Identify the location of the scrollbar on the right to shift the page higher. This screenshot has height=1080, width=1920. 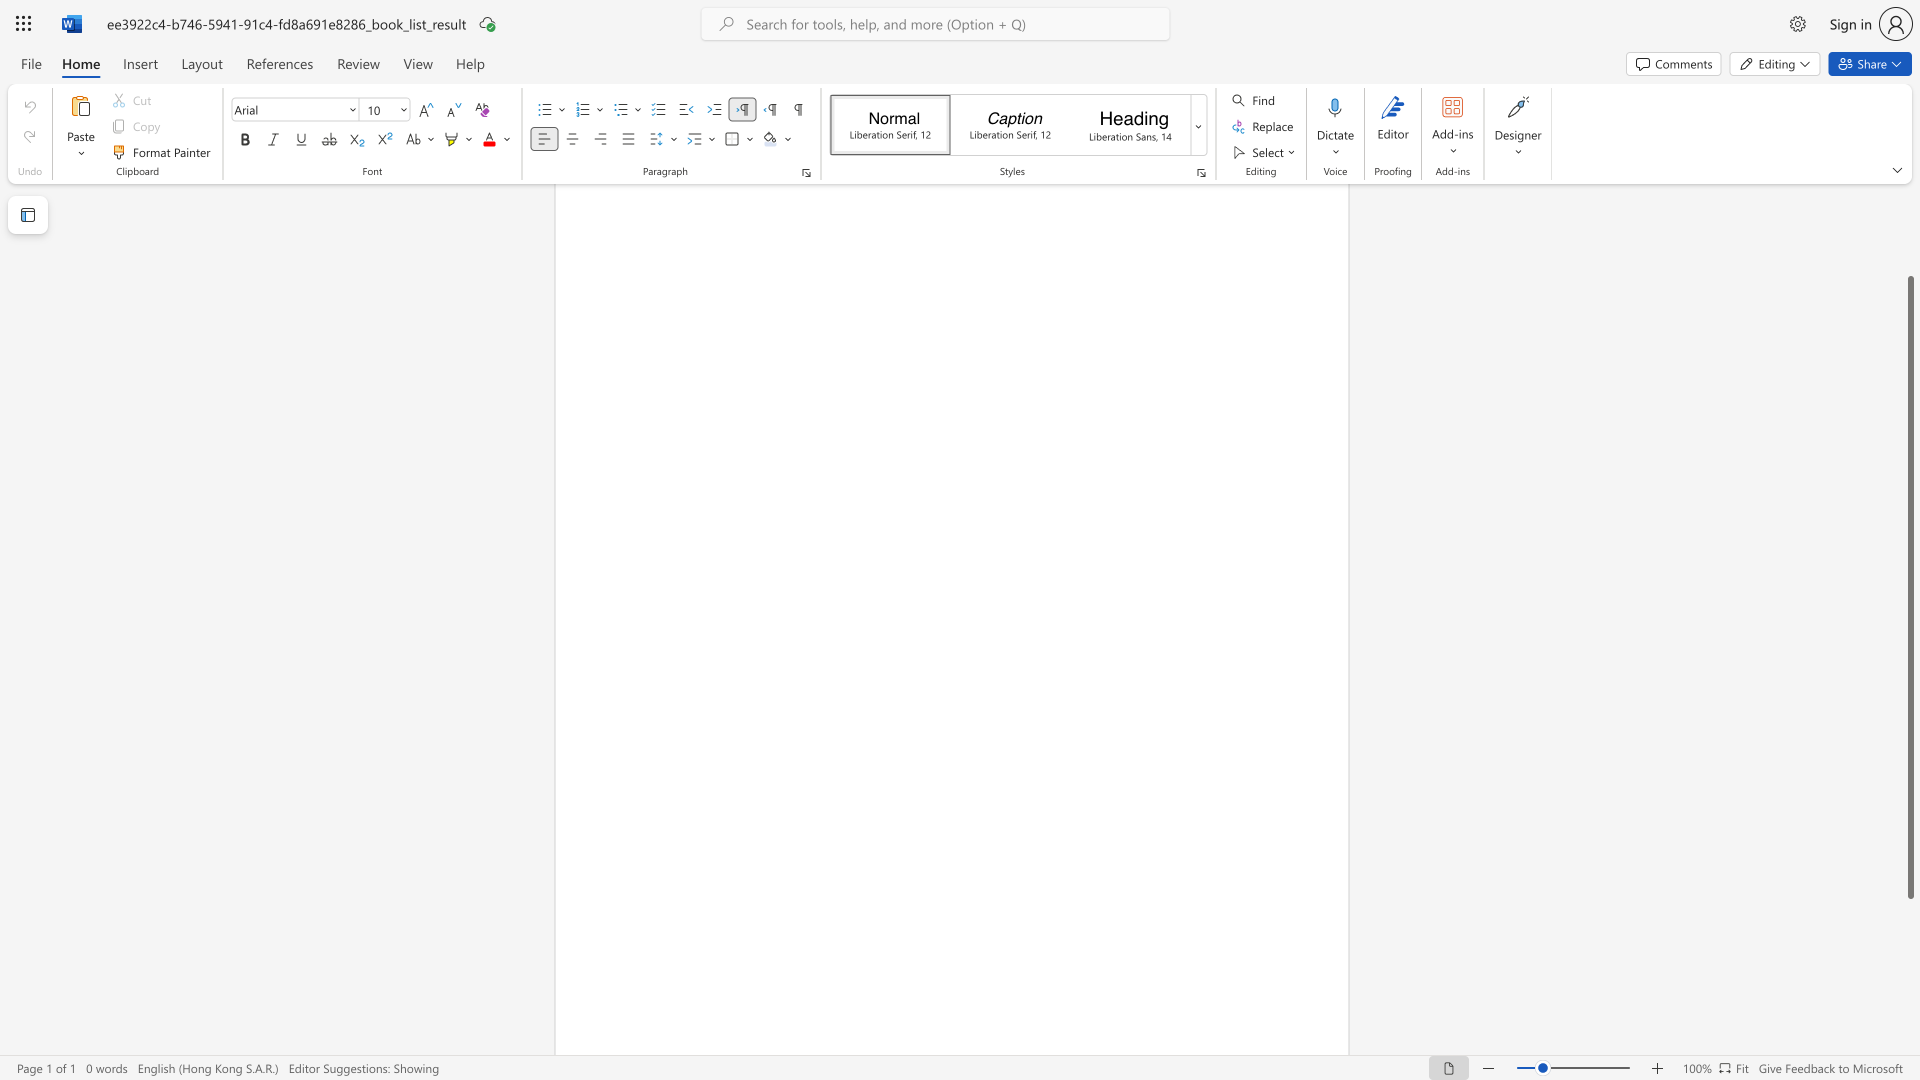
(1909, 219).